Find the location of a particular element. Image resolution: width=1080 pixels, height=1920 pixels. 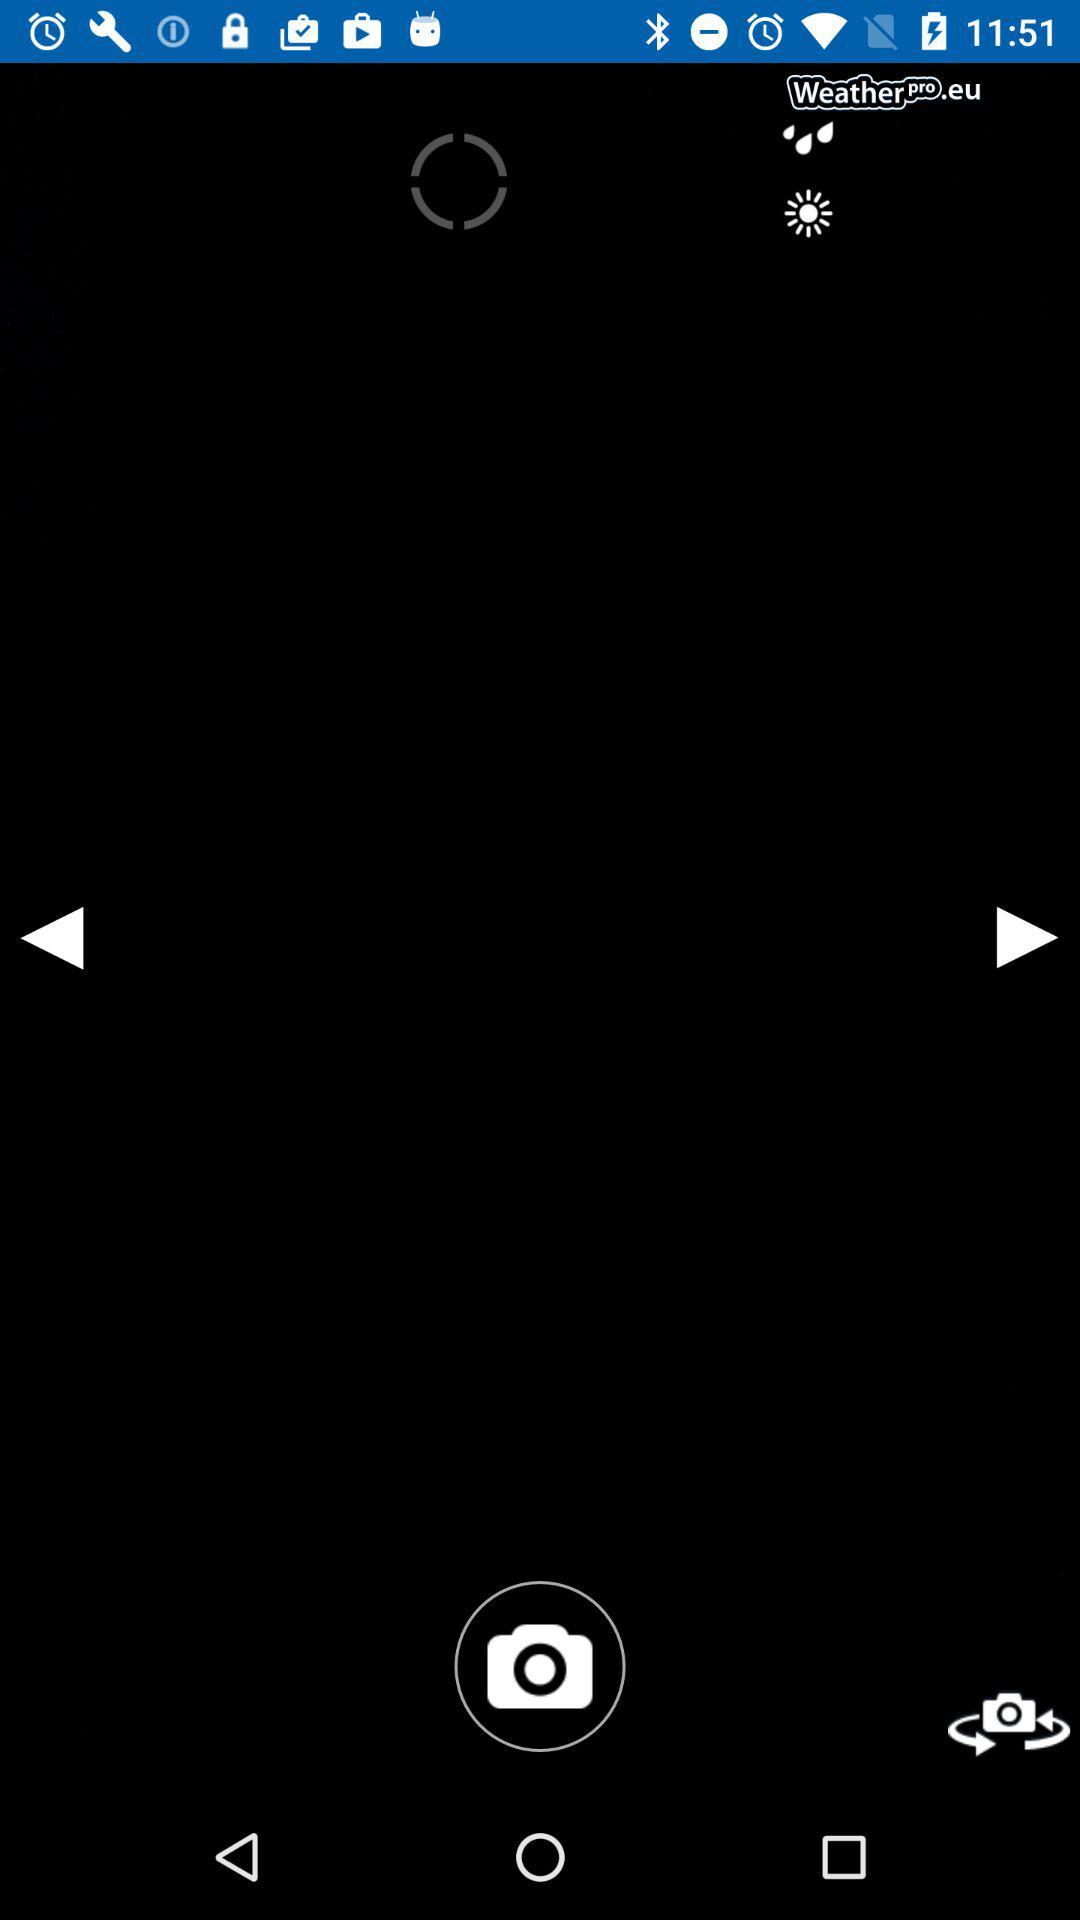

the photo icon is located at coordinates (540, 1666).